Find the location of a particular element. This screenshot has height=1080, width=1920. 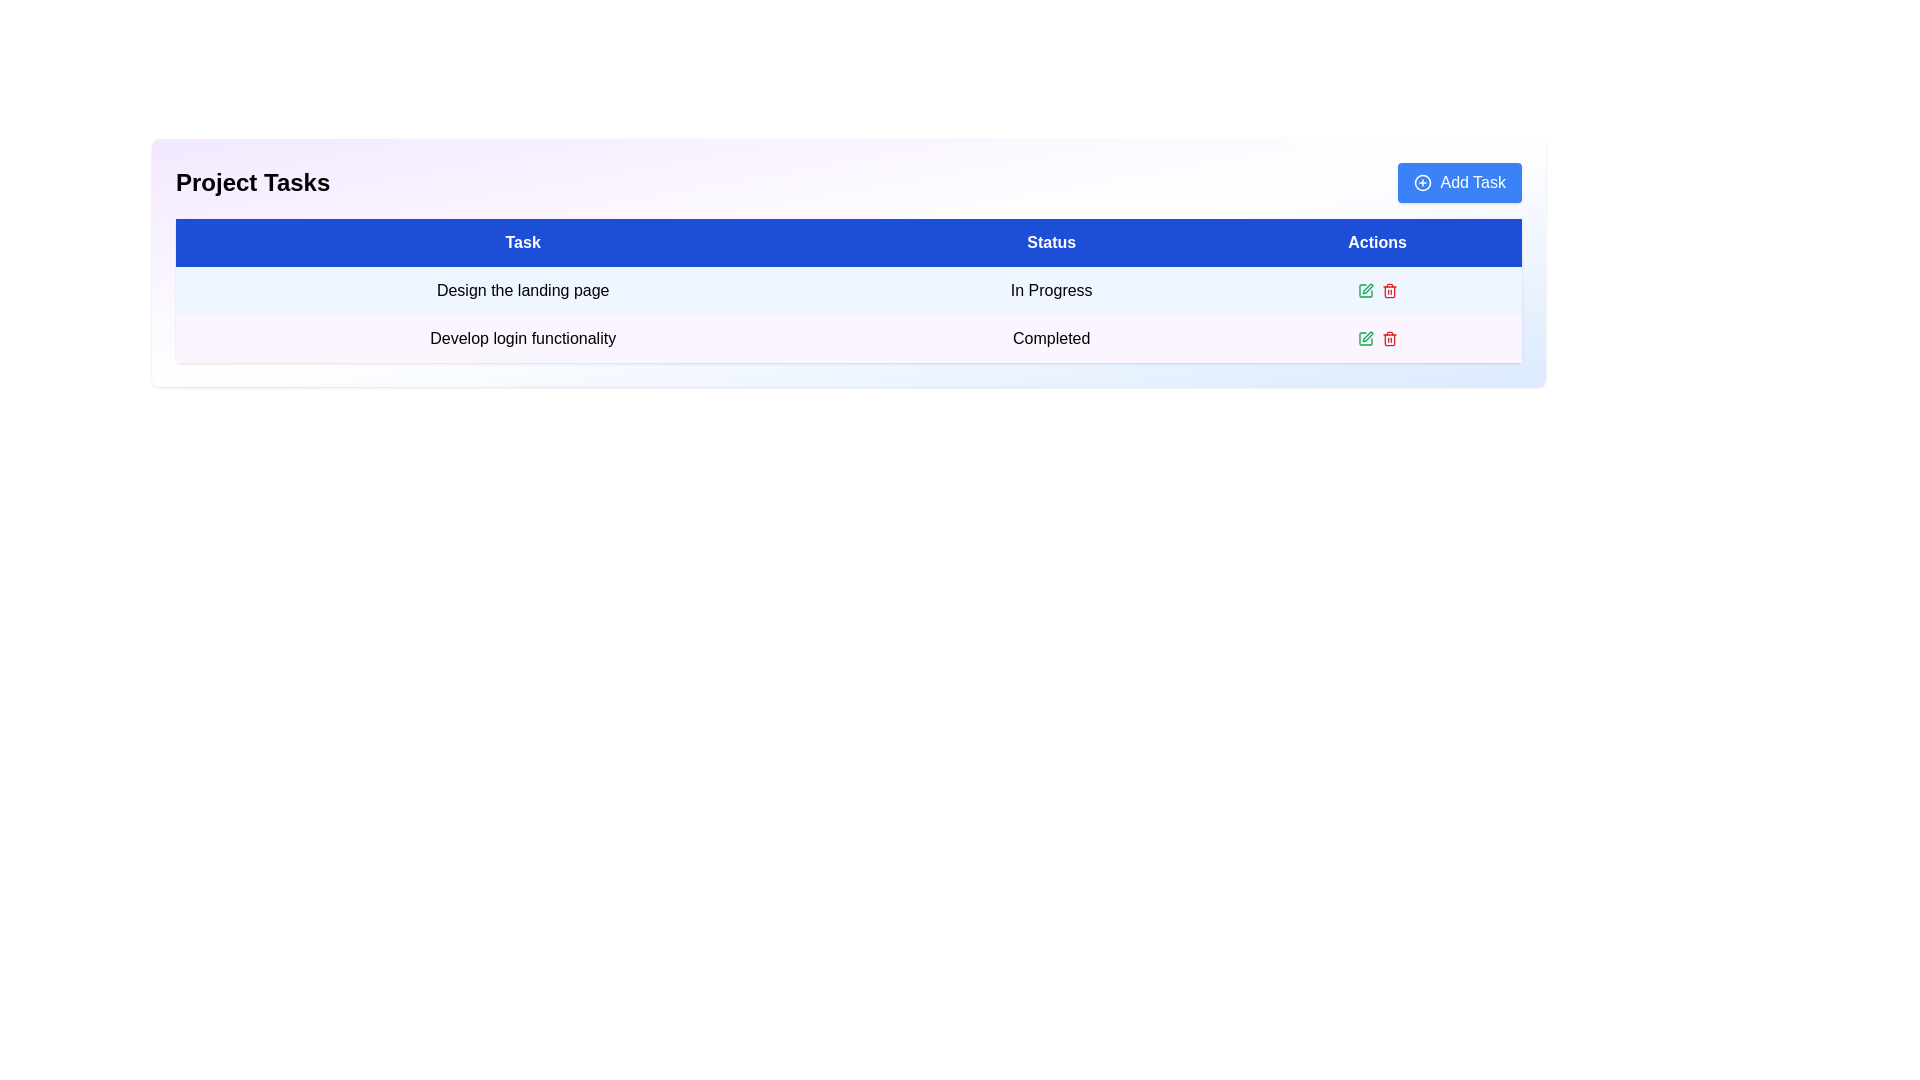

the decorative graphic element, which is a minimalistic square outline with rounded corners located in the action section of the second row of the task table is located at coordinates (1364, 290).